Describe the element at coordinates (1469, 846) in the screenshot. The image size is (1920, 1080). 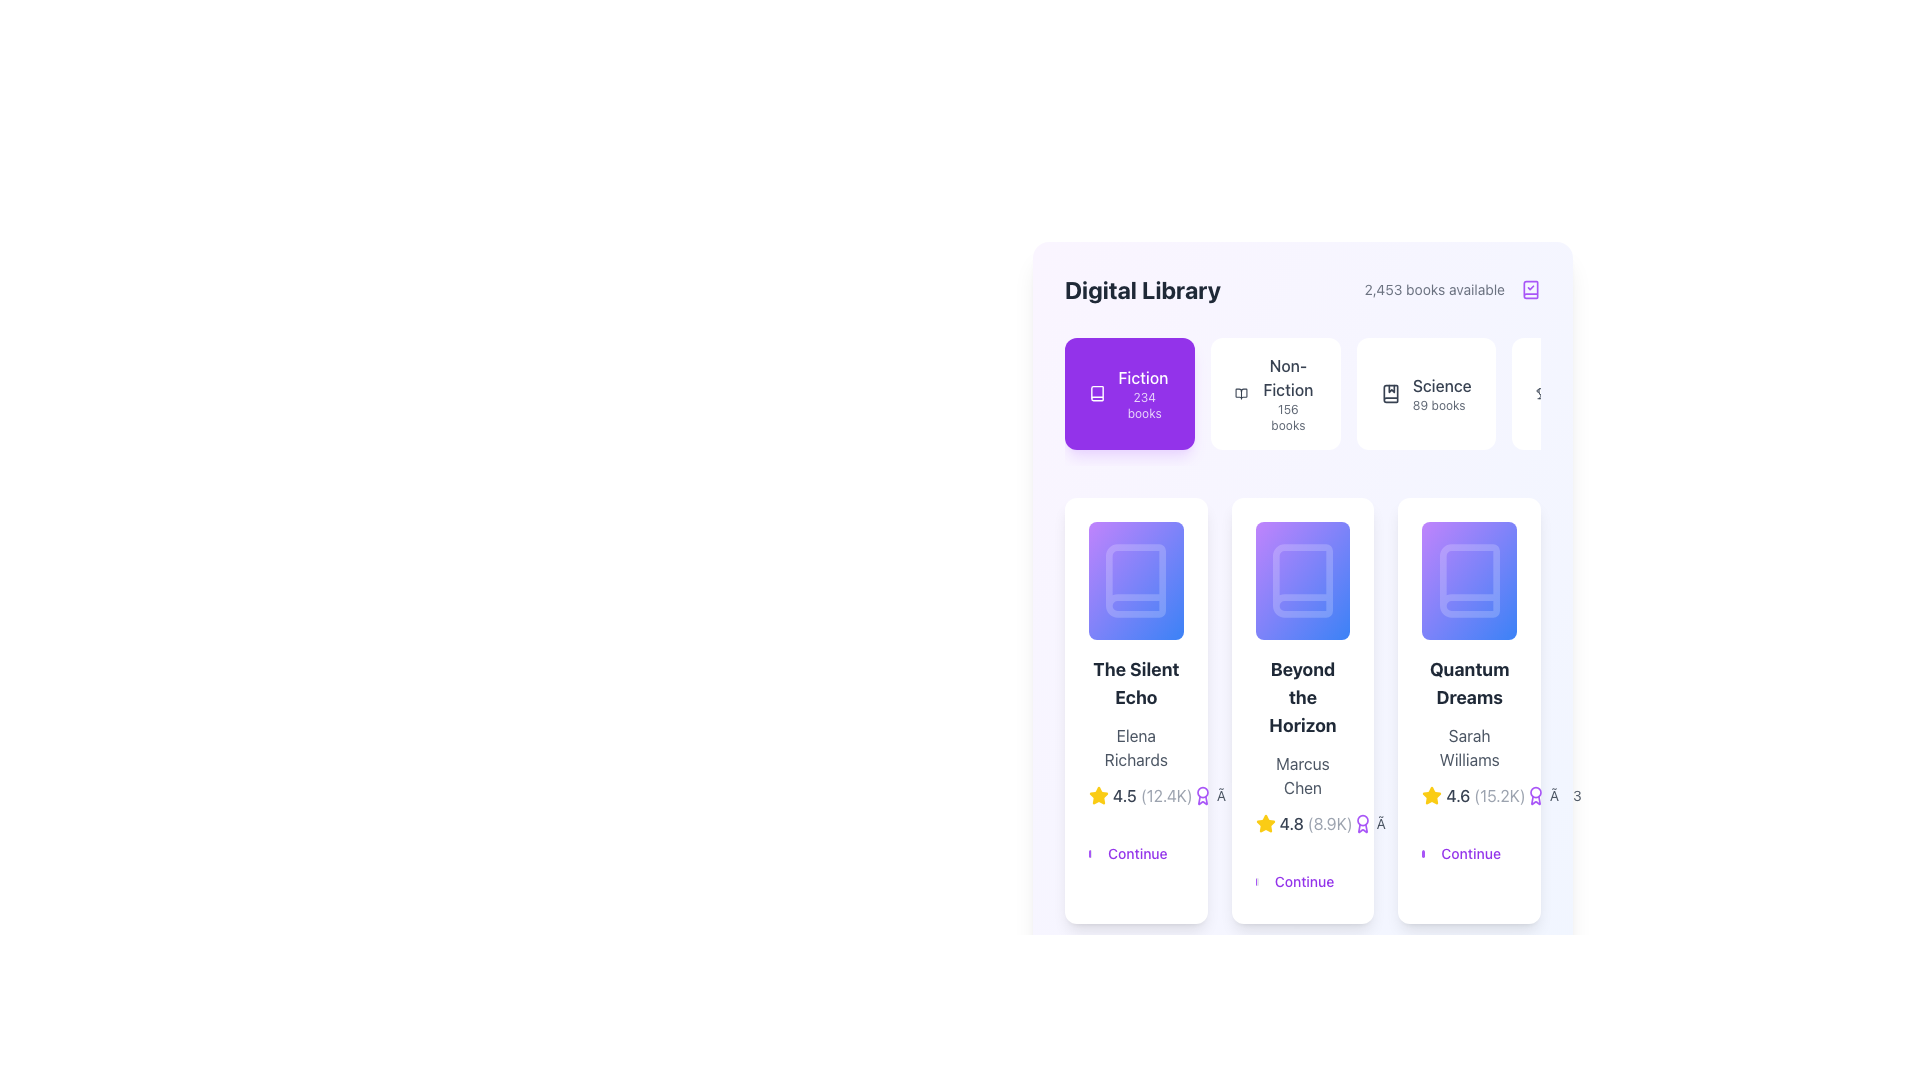
I see `the call-to-action button in the 'Quantum Dreams' section` at that location.